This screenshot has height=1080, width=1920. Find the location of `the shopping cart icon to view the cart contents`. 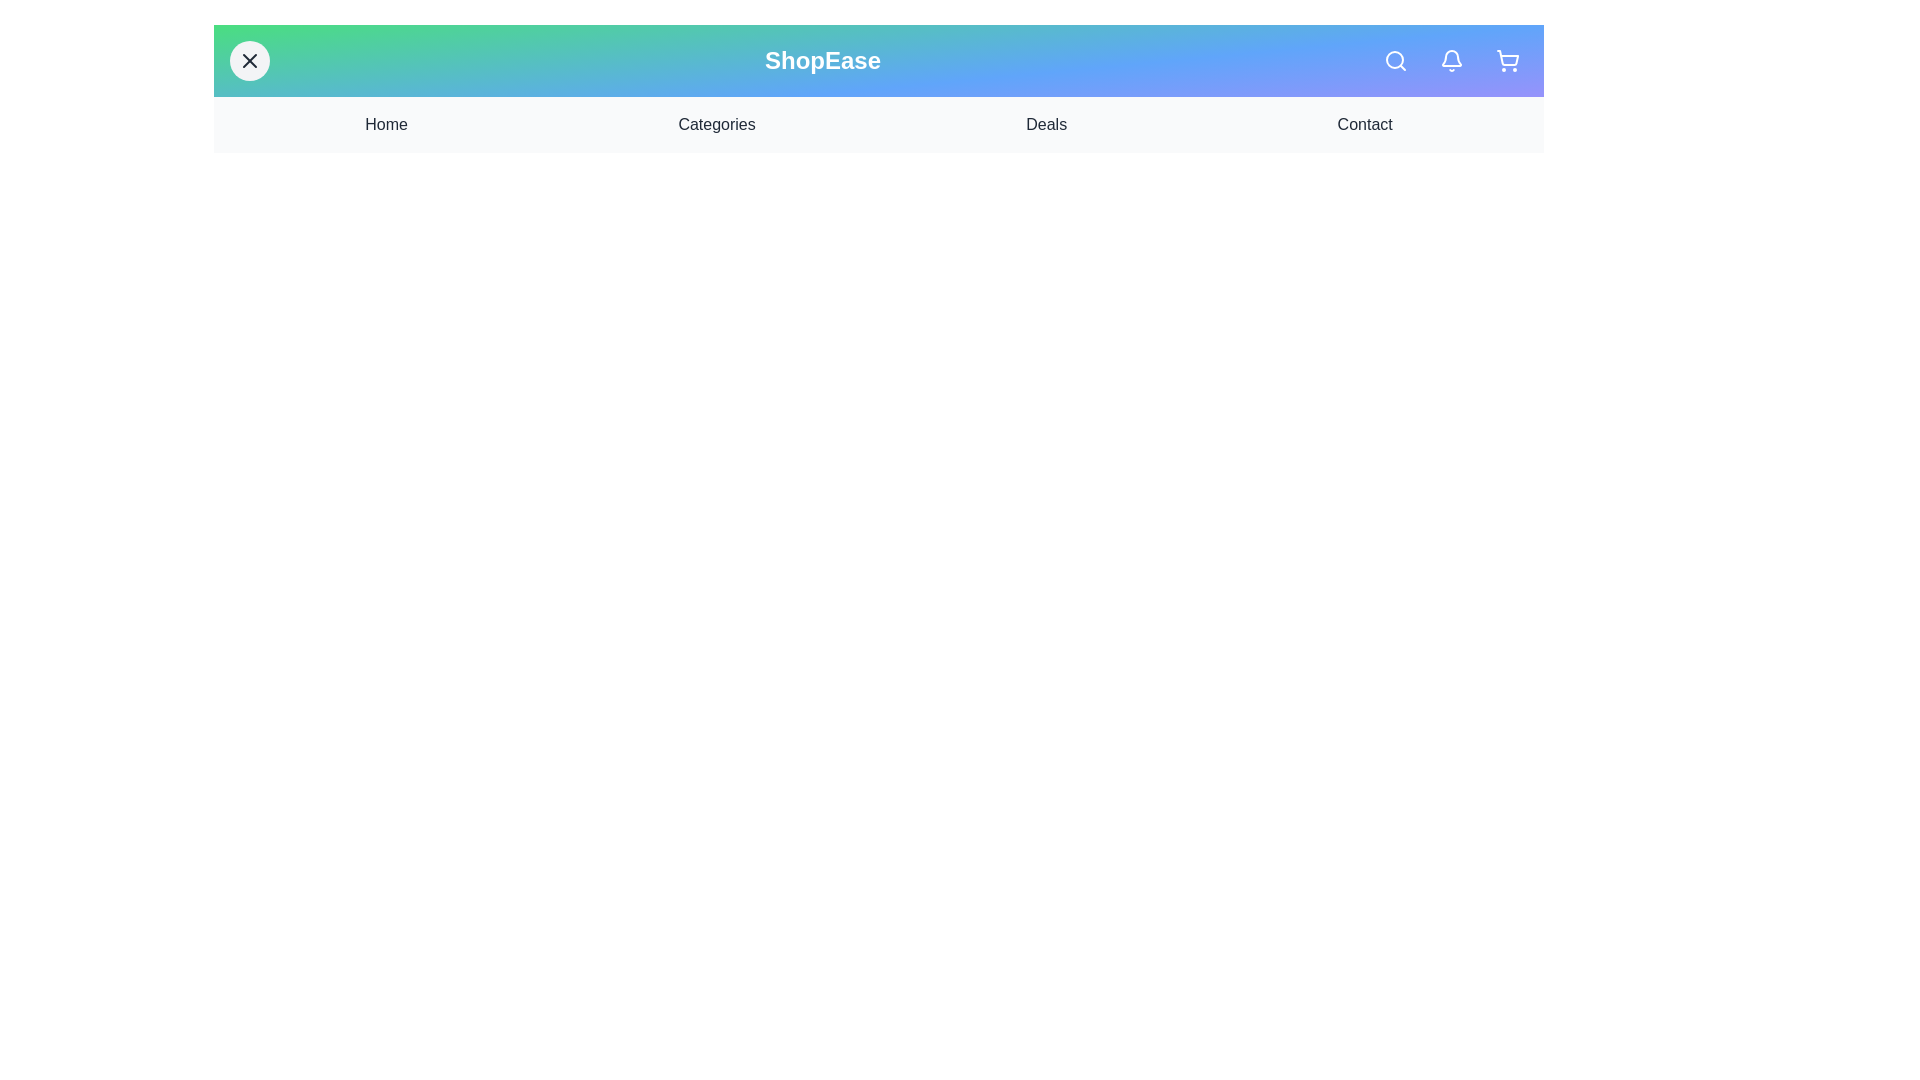

the shopping cart icon to view the cart contents is located at coordinates (1507, 60).